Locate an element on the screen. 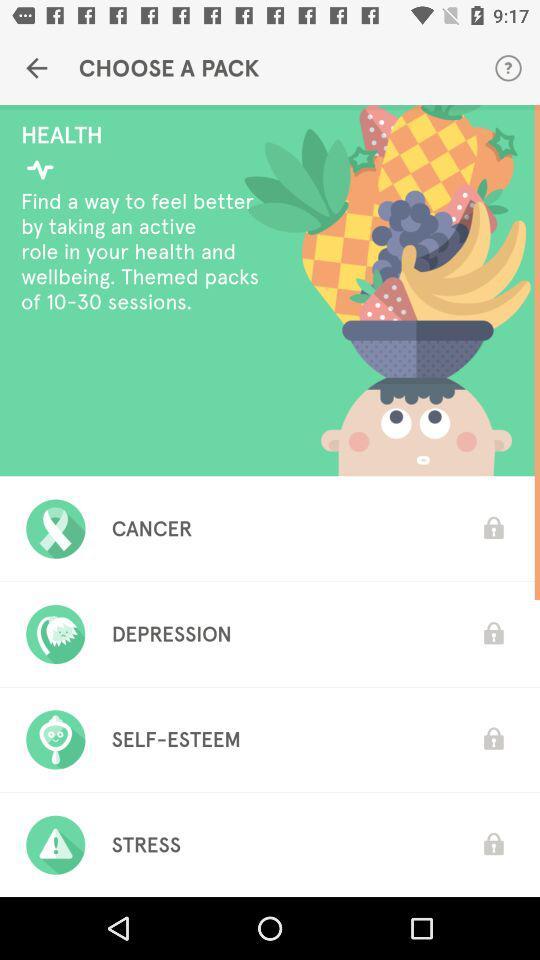 The width and height of the screenshot is (540, 960). self-esteem is located at coordinates (176, 738).